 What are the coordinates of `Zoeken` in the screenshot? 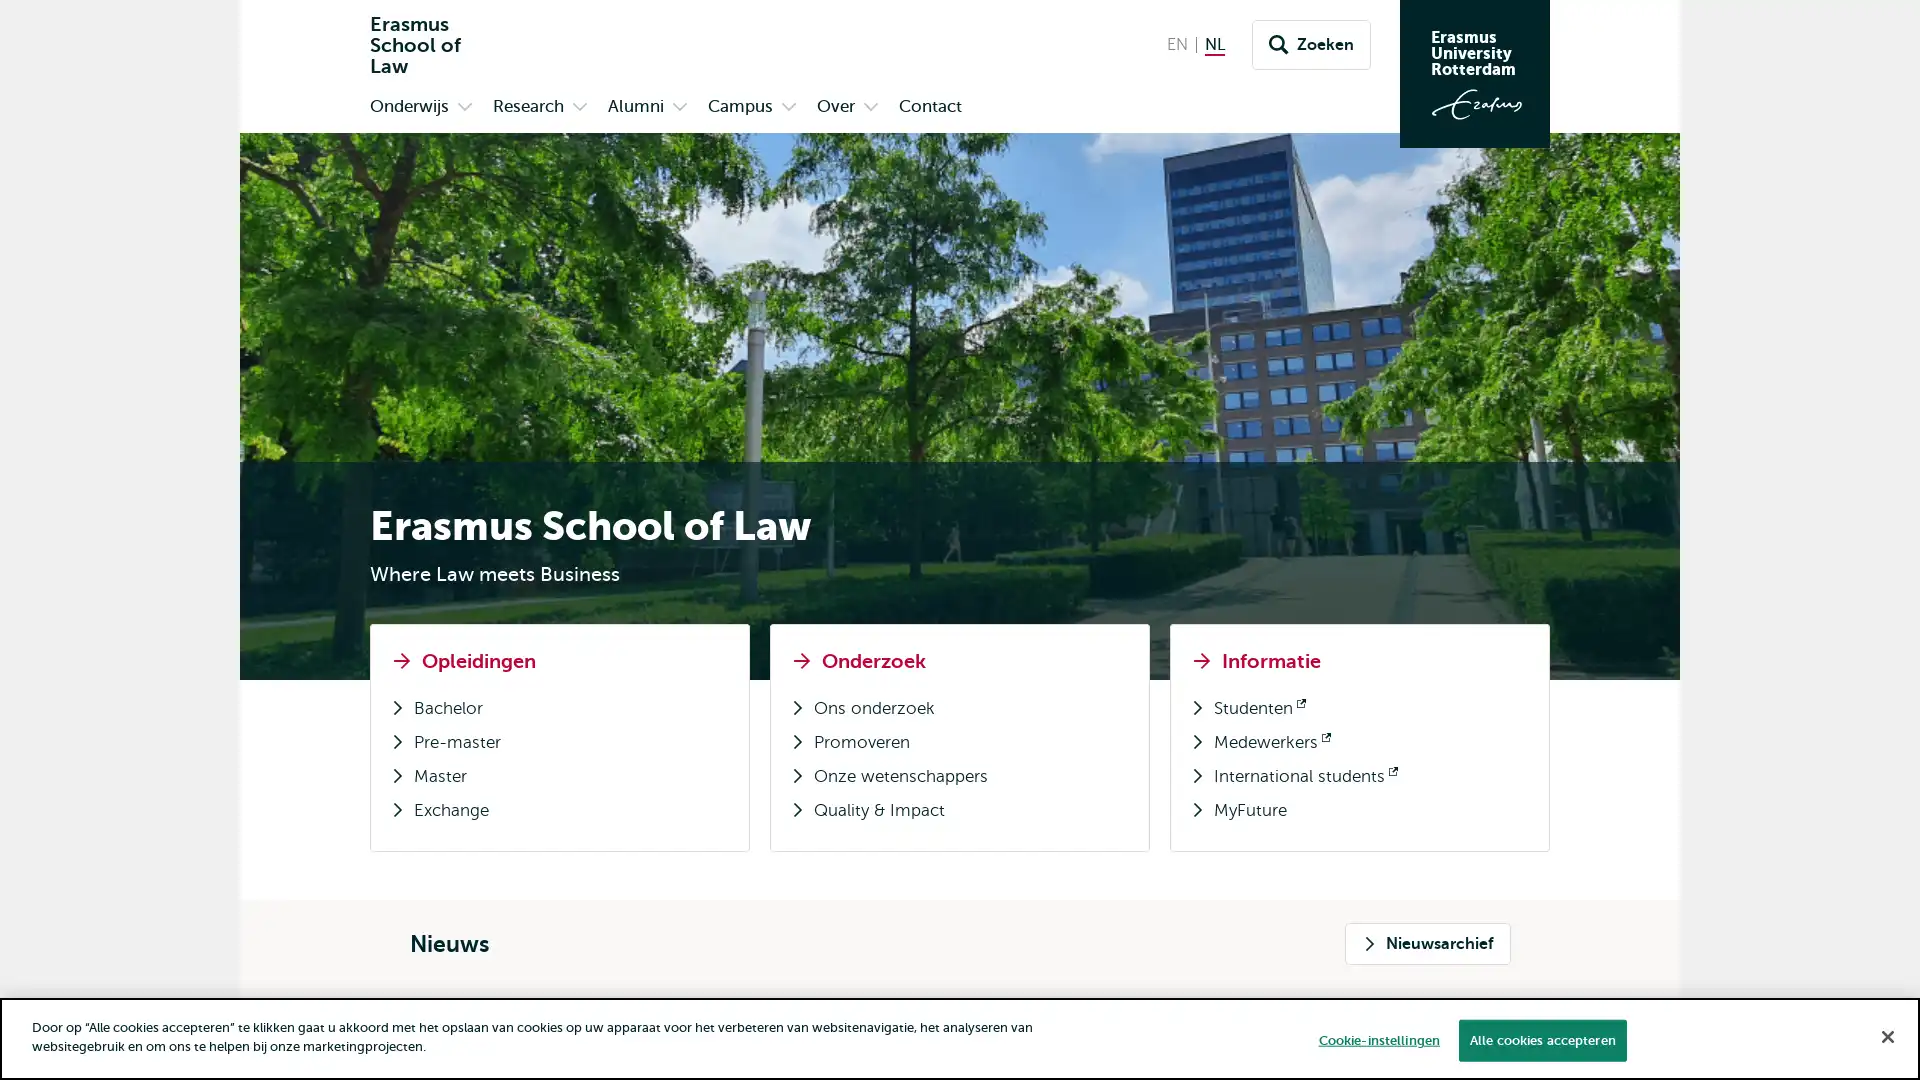 It's located at (1311, 45).